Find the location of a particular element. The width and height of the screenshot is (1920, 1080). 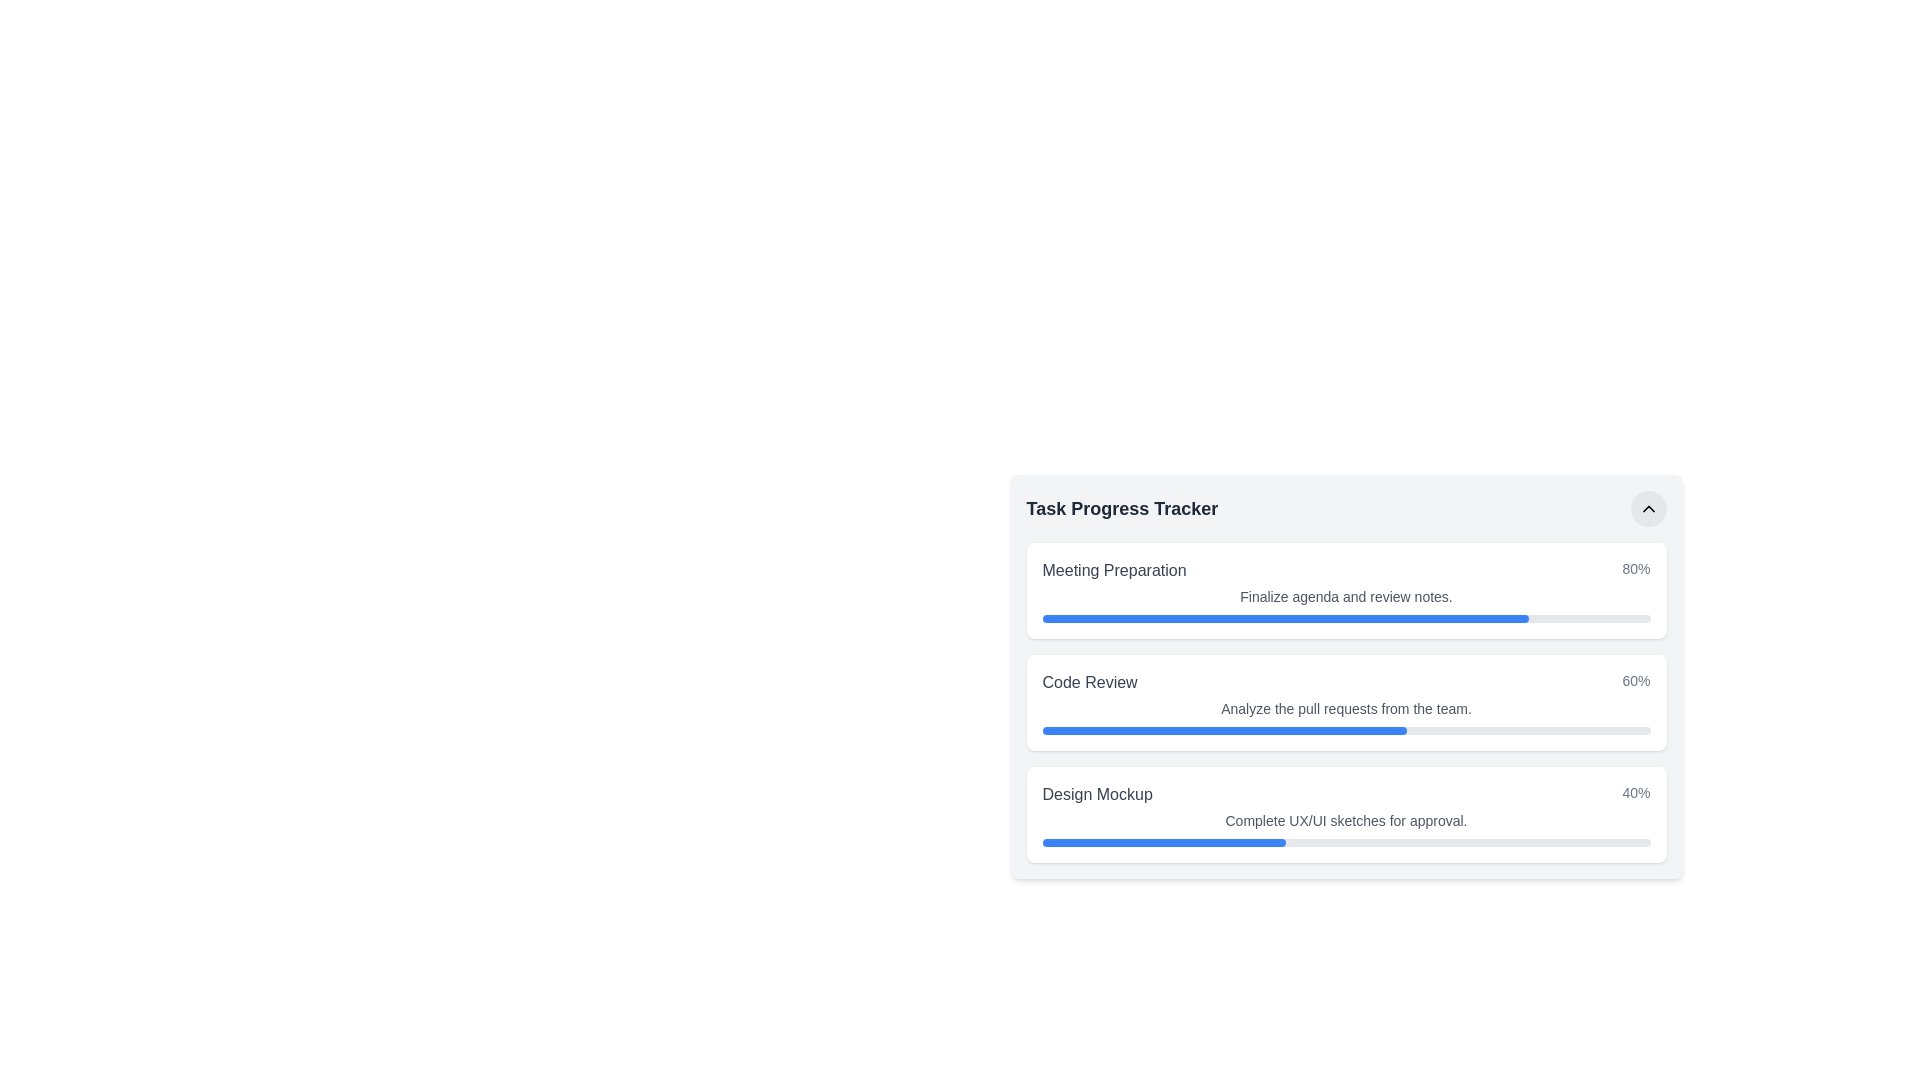

the chevron-up icon button located in the top-right corner of the 'Task Progress Tracker' card to trigger a tooltip is located at coordinates (1648, 508).